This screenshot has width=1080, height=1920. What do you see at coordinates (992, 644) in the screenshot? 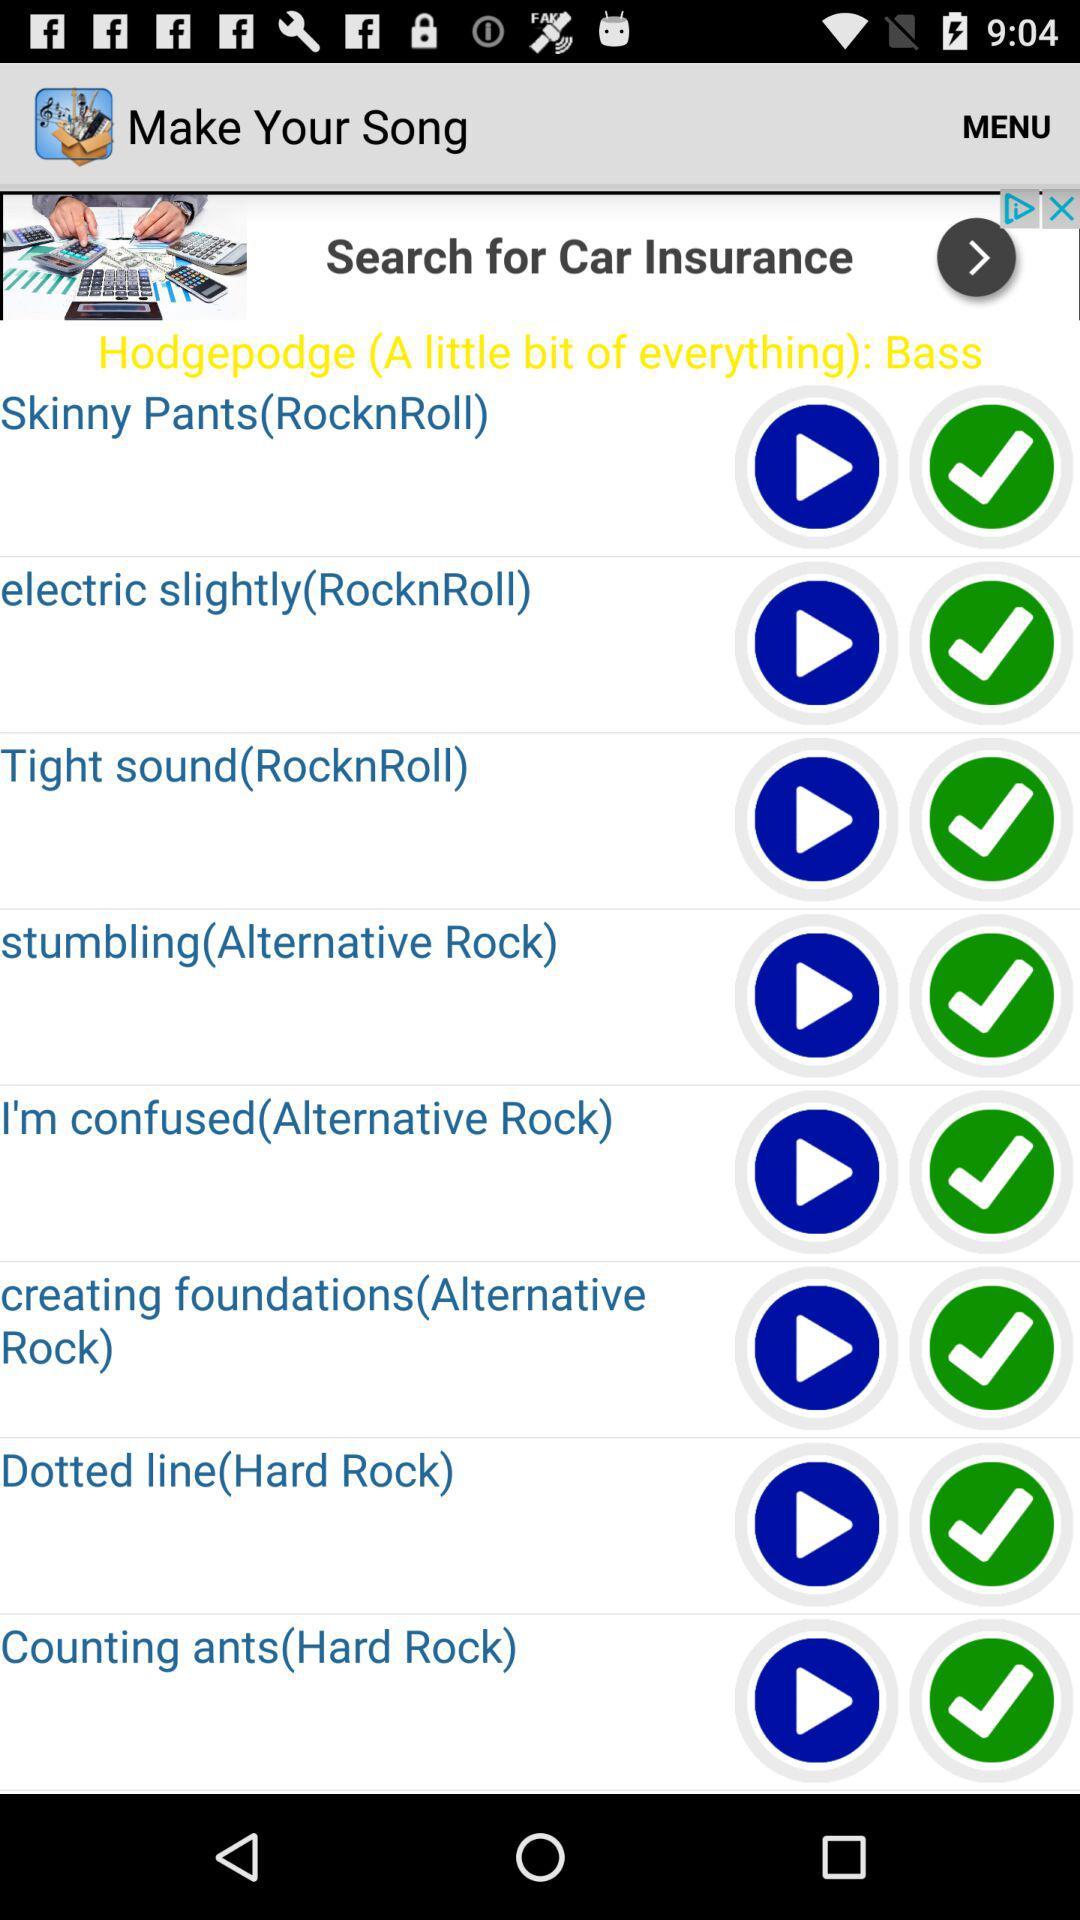
I see `the song` at bounding box center [992, 644].